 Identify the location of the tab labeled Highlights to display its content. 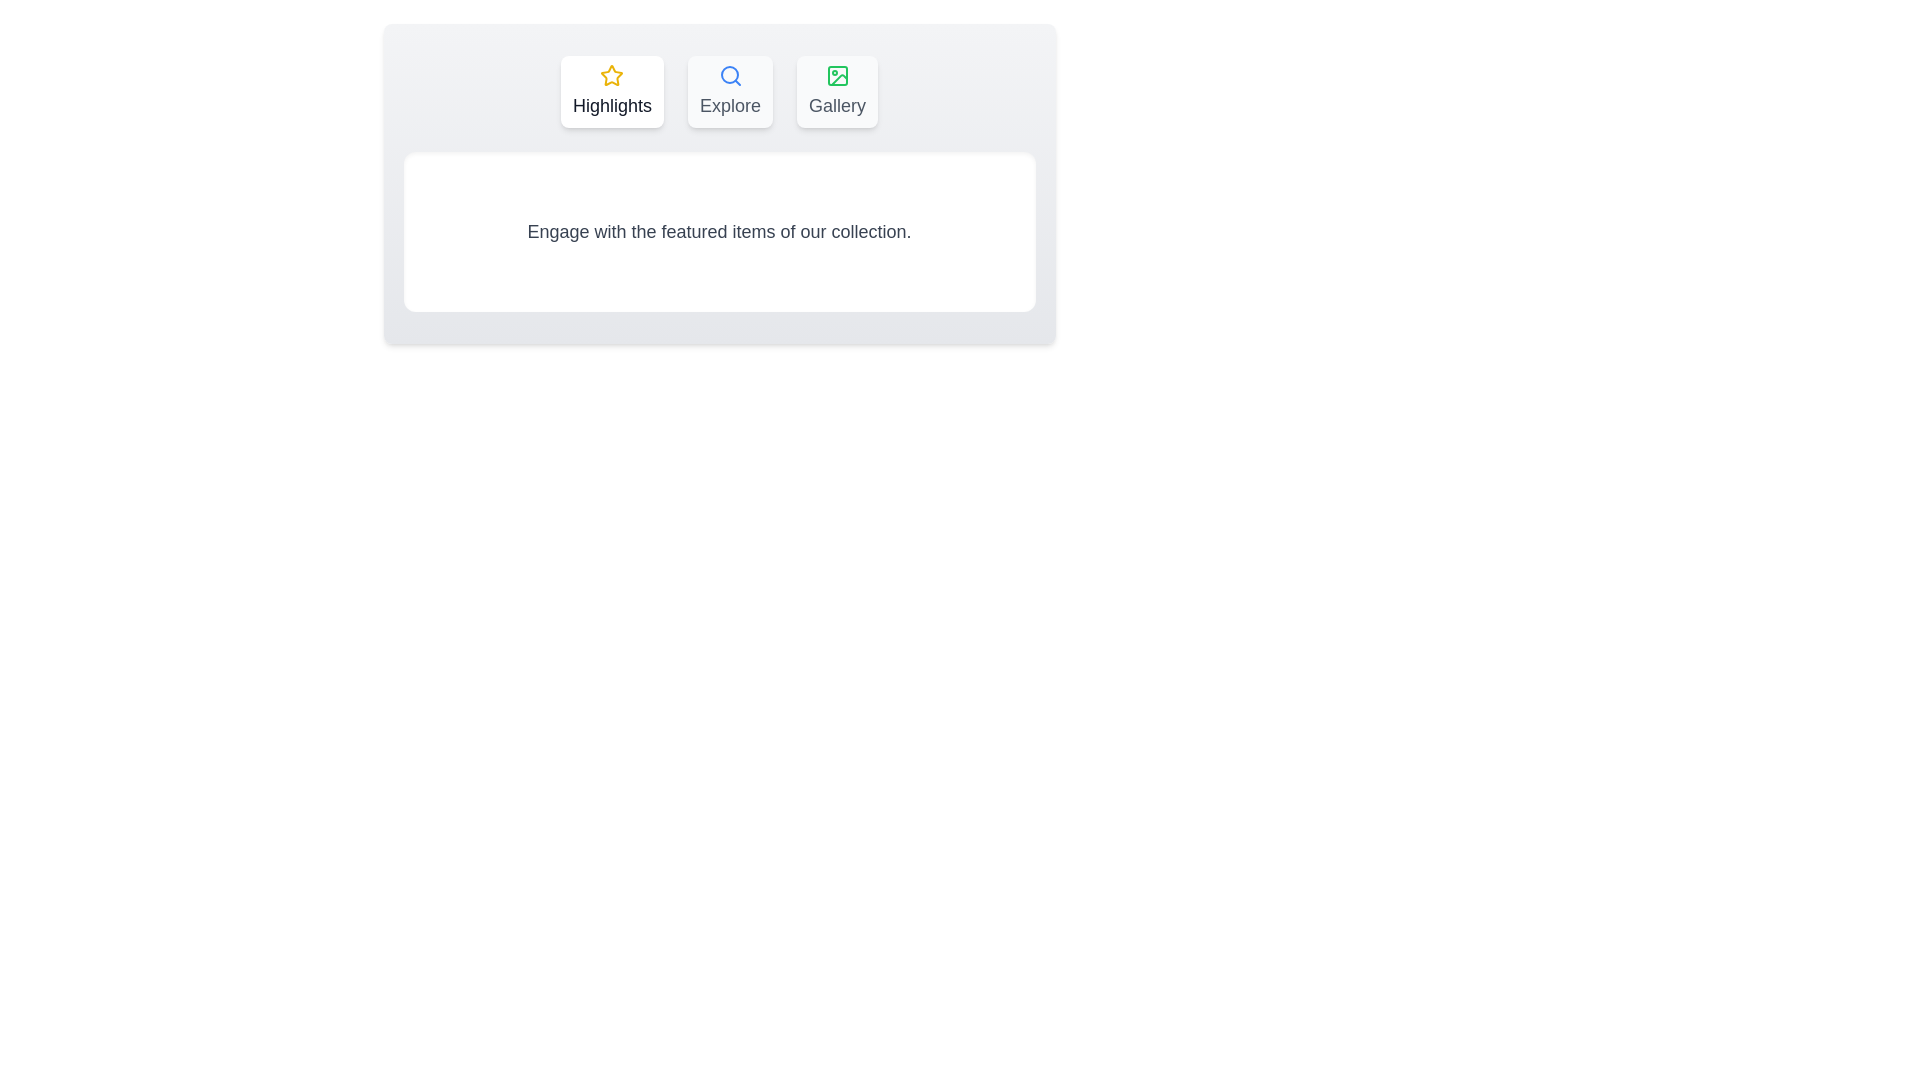
(610, 92).